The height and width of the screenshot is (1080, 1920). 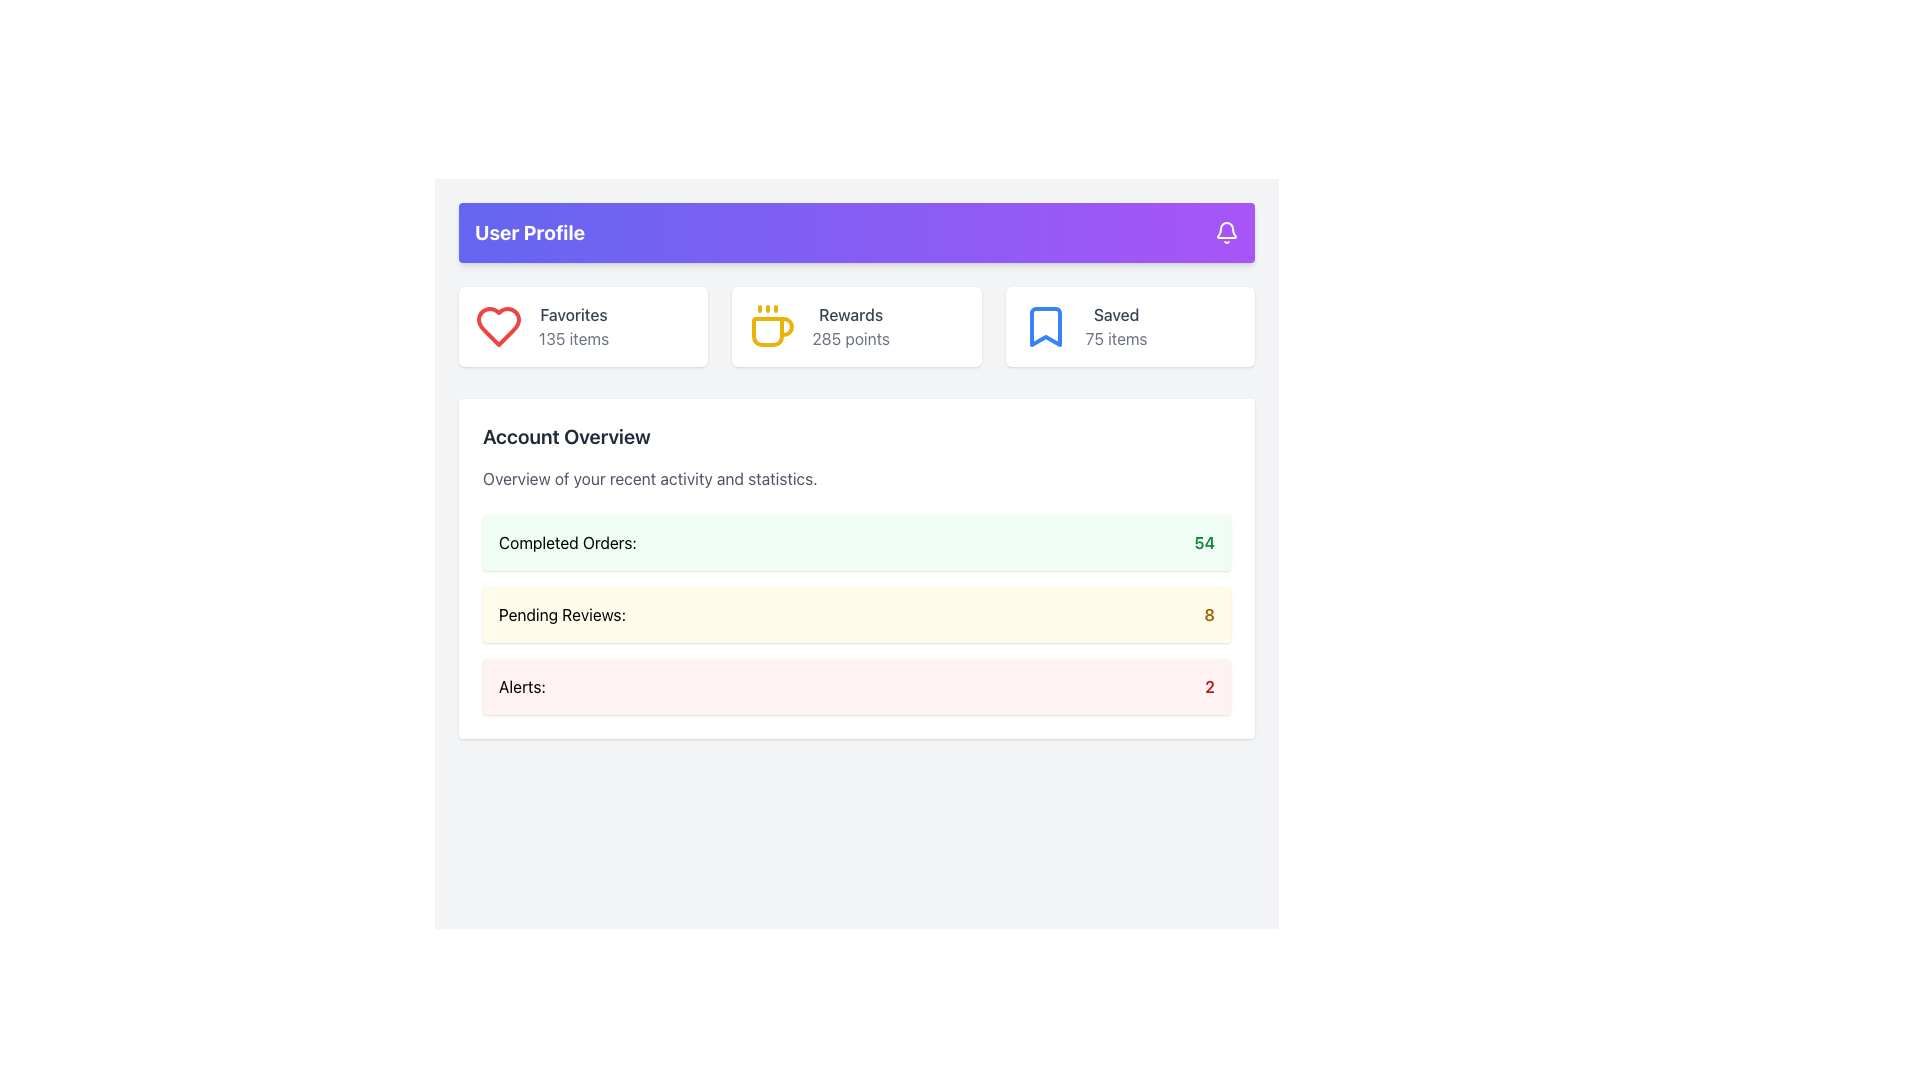 I want to click on the bold green text displaying the number '54', which is positioned to the right of the label 'Completed Orders:', inside a green-highlighted section, so click(x=1203, y=543).